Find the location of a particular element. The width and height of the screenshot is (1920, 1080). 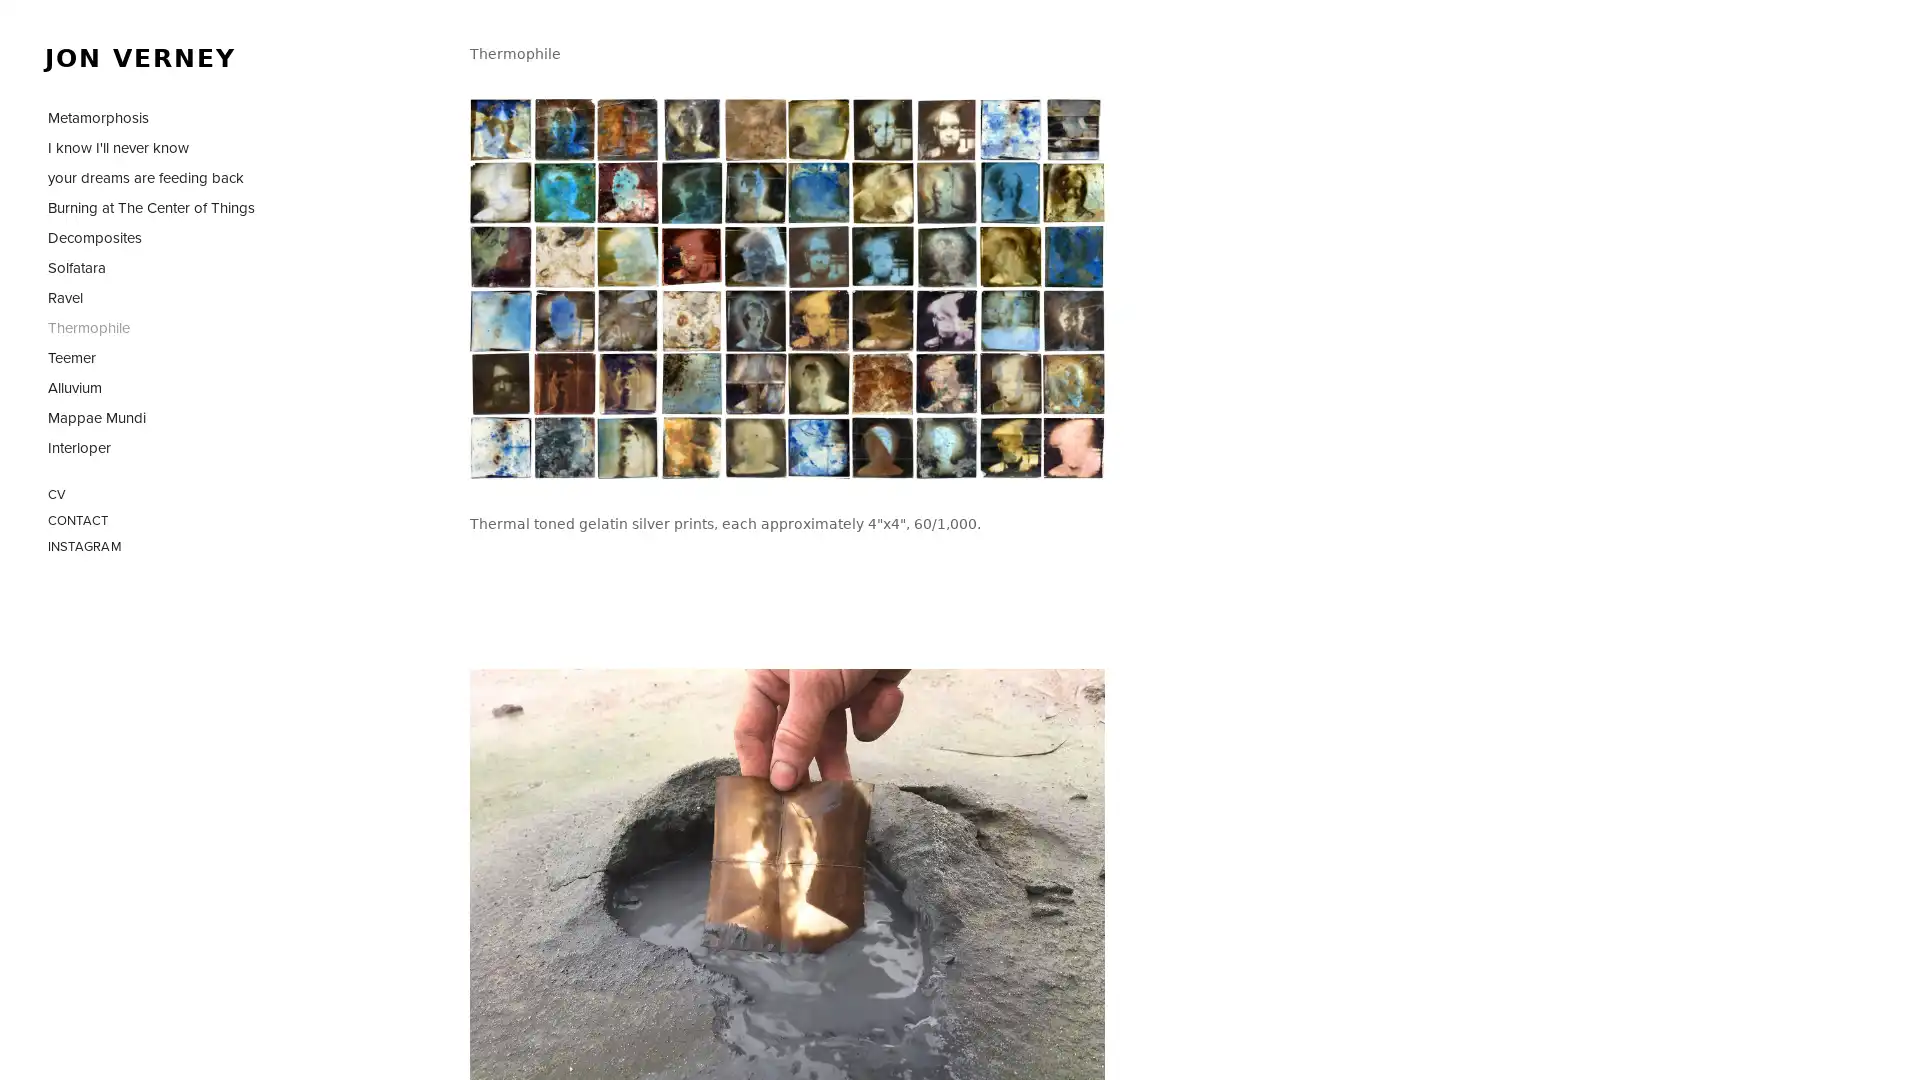

View fullsize jon_verney_thermophile_6.jpg is located at coordinates (1072, 384).